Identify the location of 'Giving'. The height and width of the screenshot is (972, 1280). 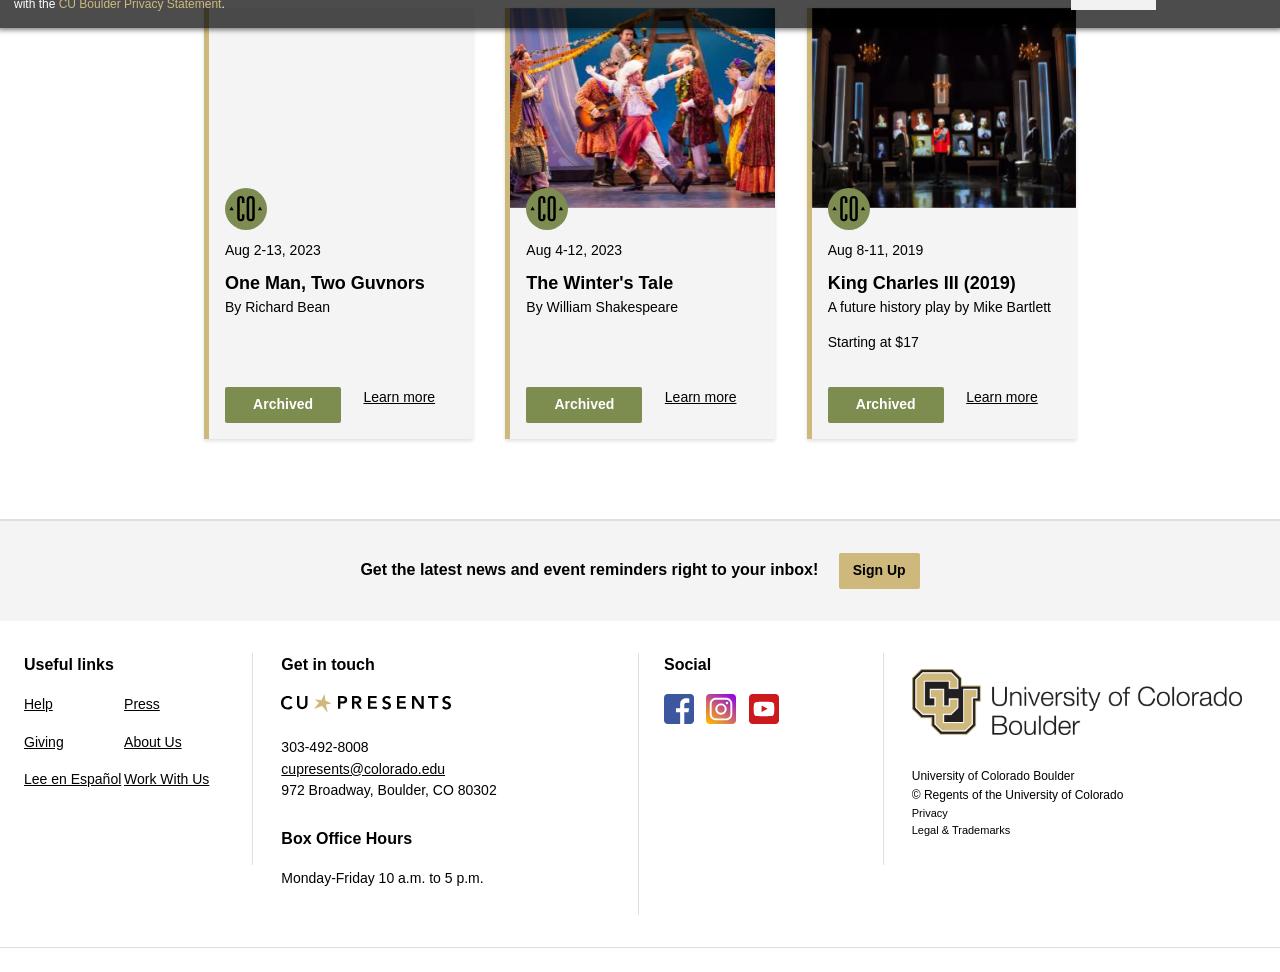
(43, 740).